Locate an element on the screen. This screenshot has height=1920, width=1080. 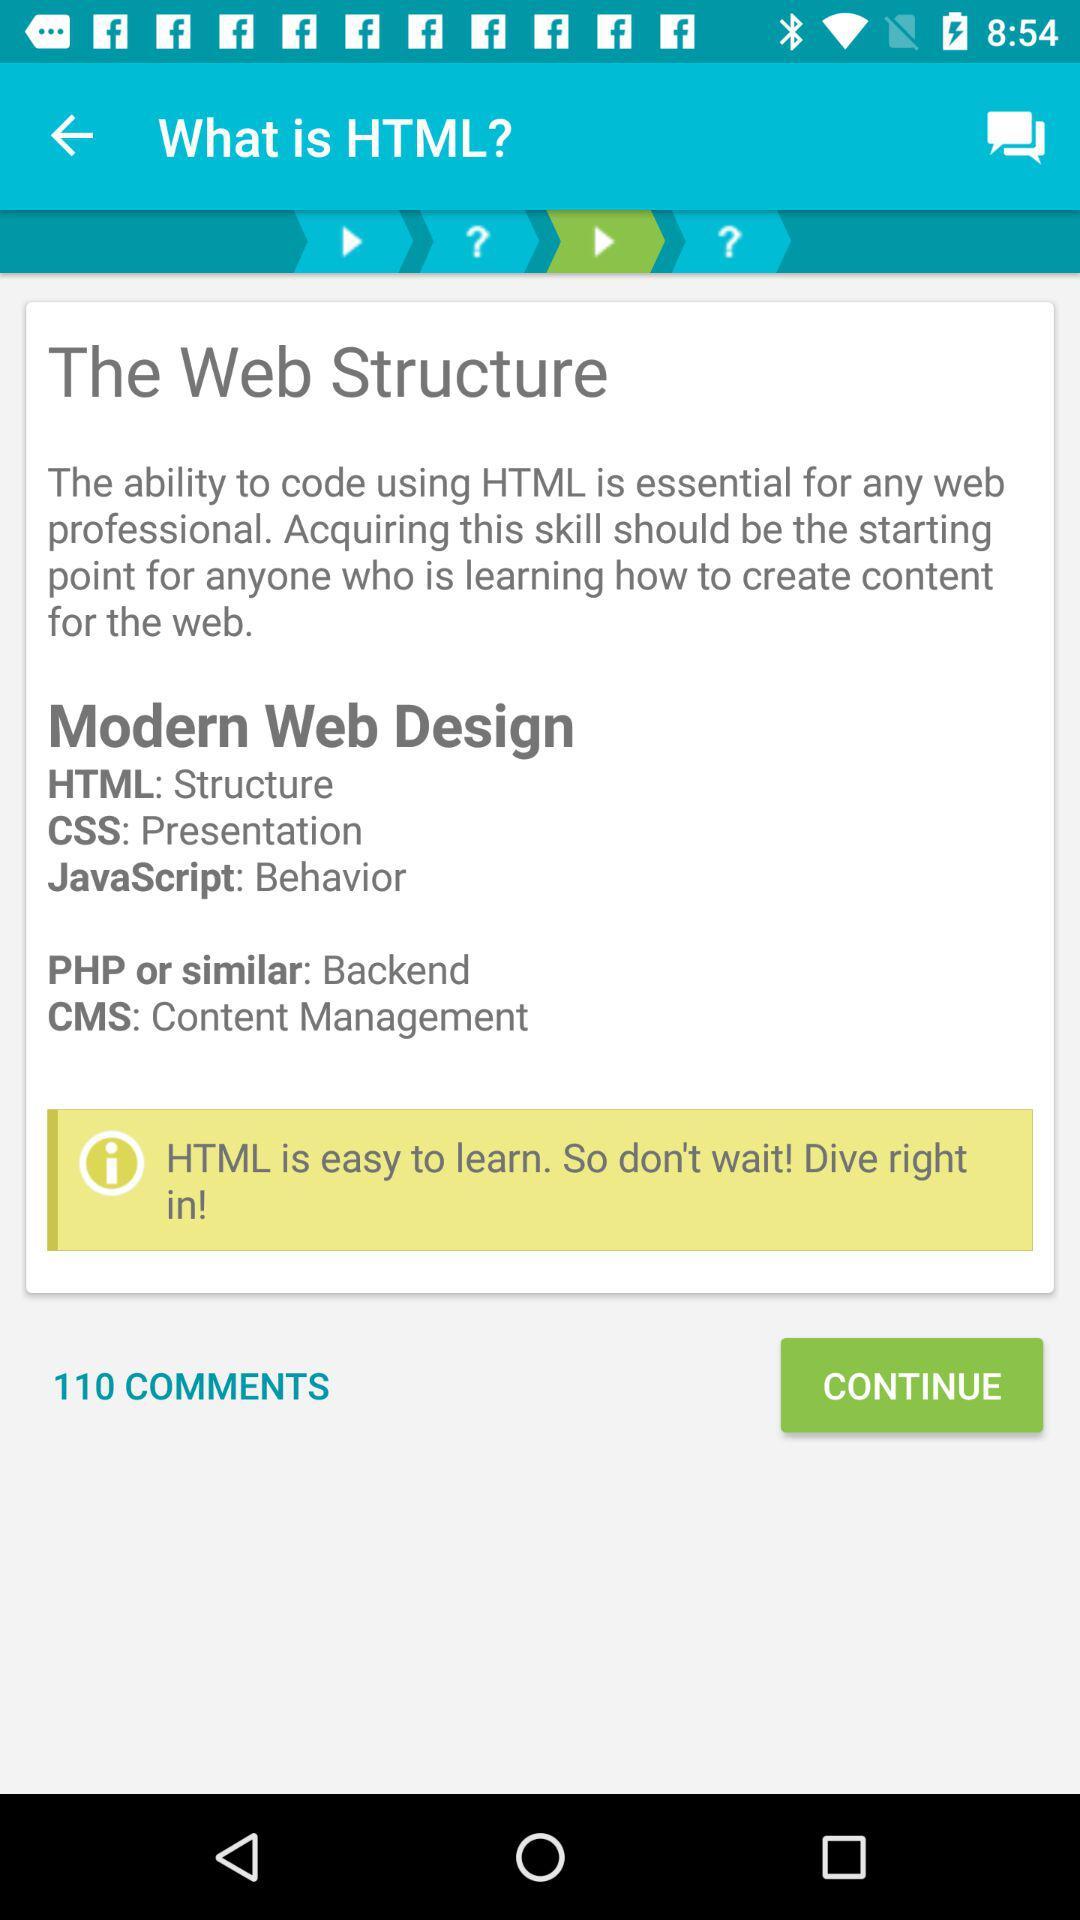
the item to the right of 110 comments is located at coordinates (911, 1384).